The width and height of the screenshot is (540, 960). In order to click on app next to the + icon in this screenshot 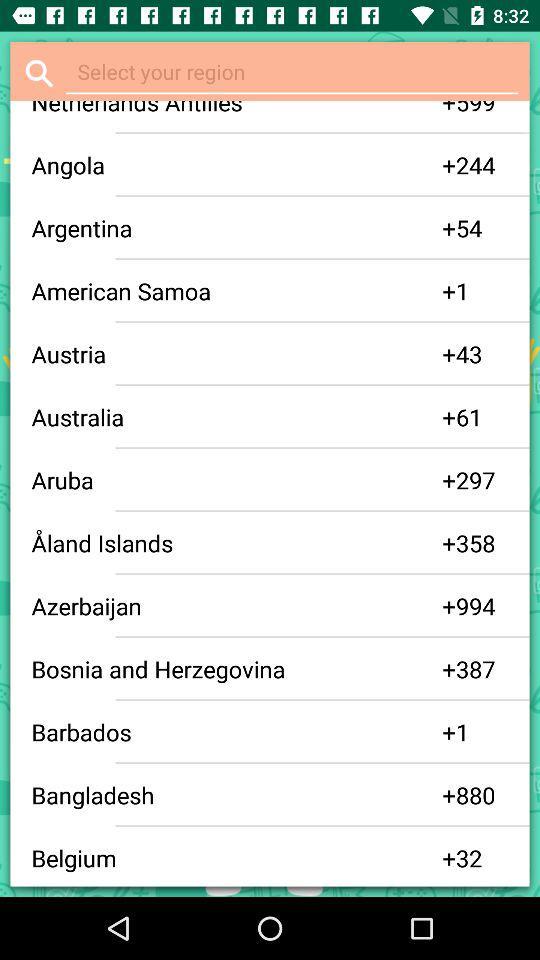, I will do `click(237, 857)`.